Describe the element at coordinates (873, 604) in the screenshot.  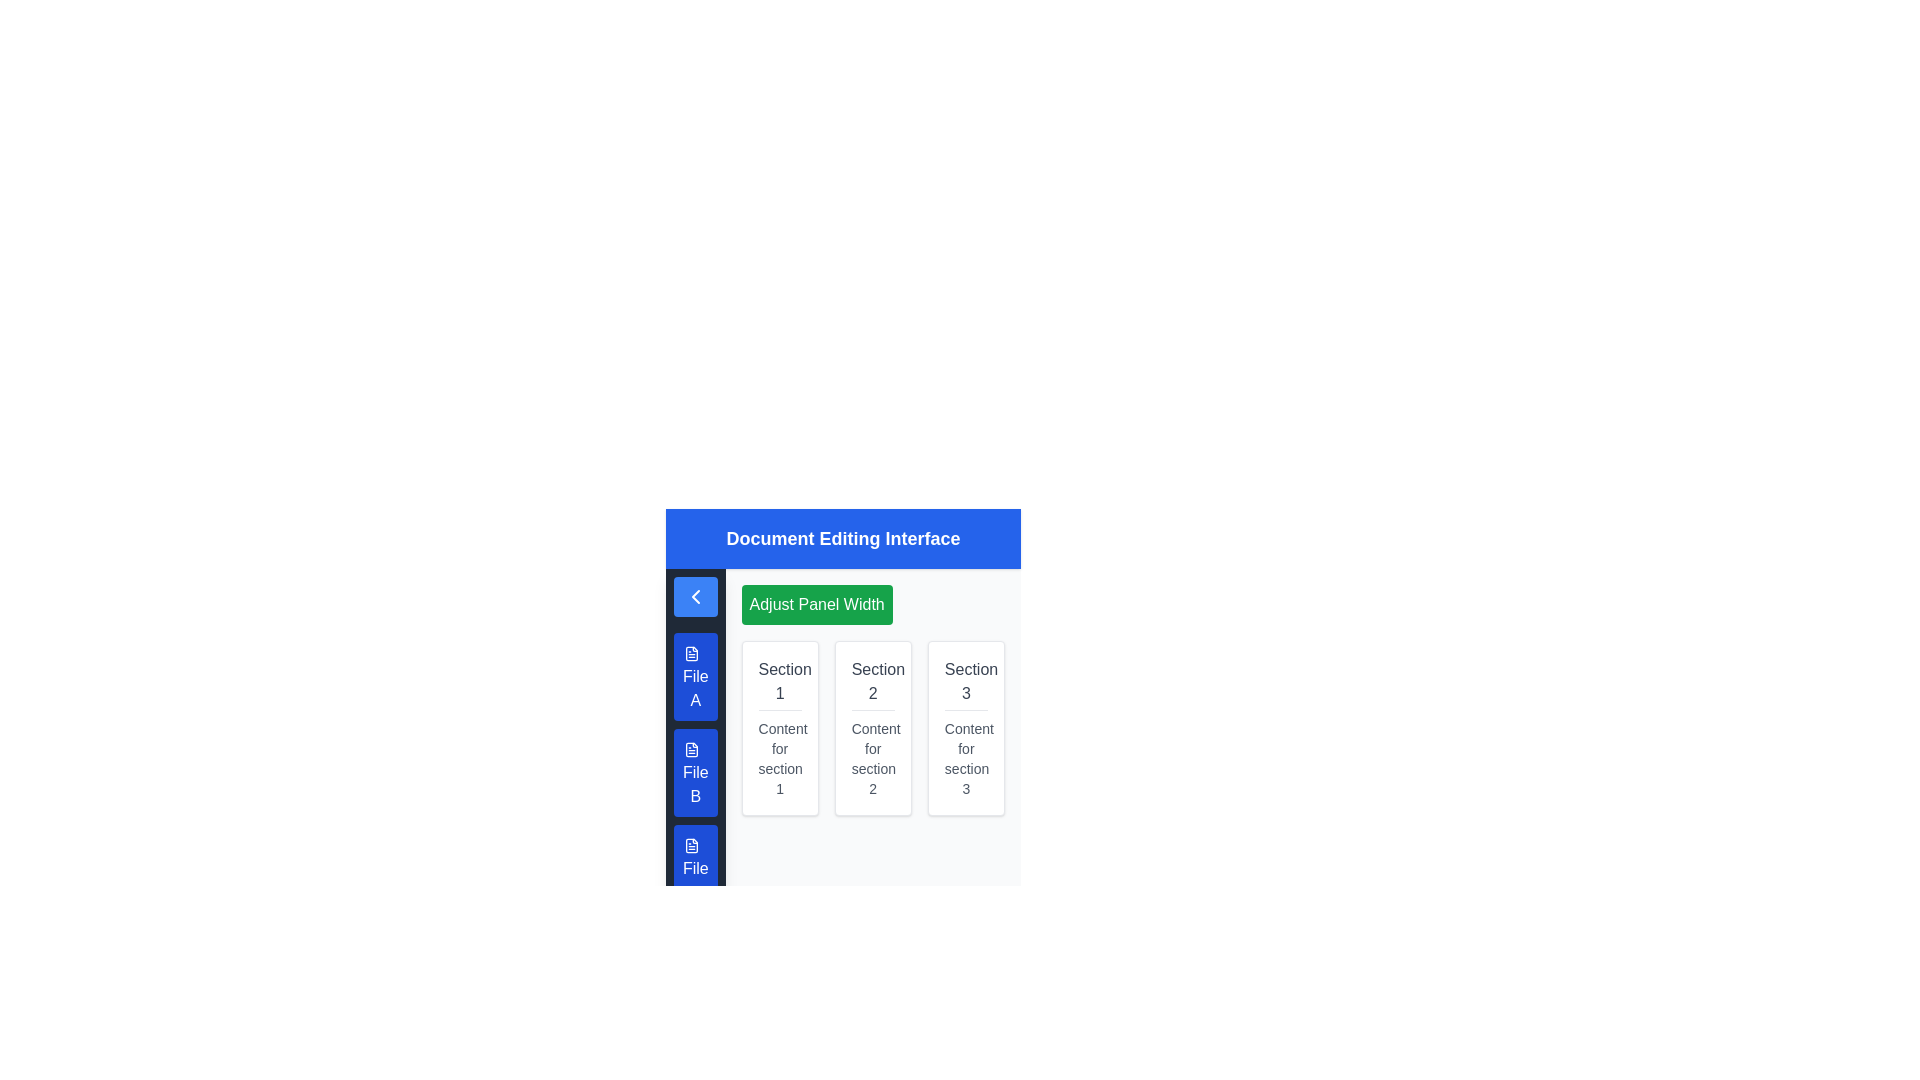
I see `the green rectangular button labeled 'Adjust Panel Width'` at that location.